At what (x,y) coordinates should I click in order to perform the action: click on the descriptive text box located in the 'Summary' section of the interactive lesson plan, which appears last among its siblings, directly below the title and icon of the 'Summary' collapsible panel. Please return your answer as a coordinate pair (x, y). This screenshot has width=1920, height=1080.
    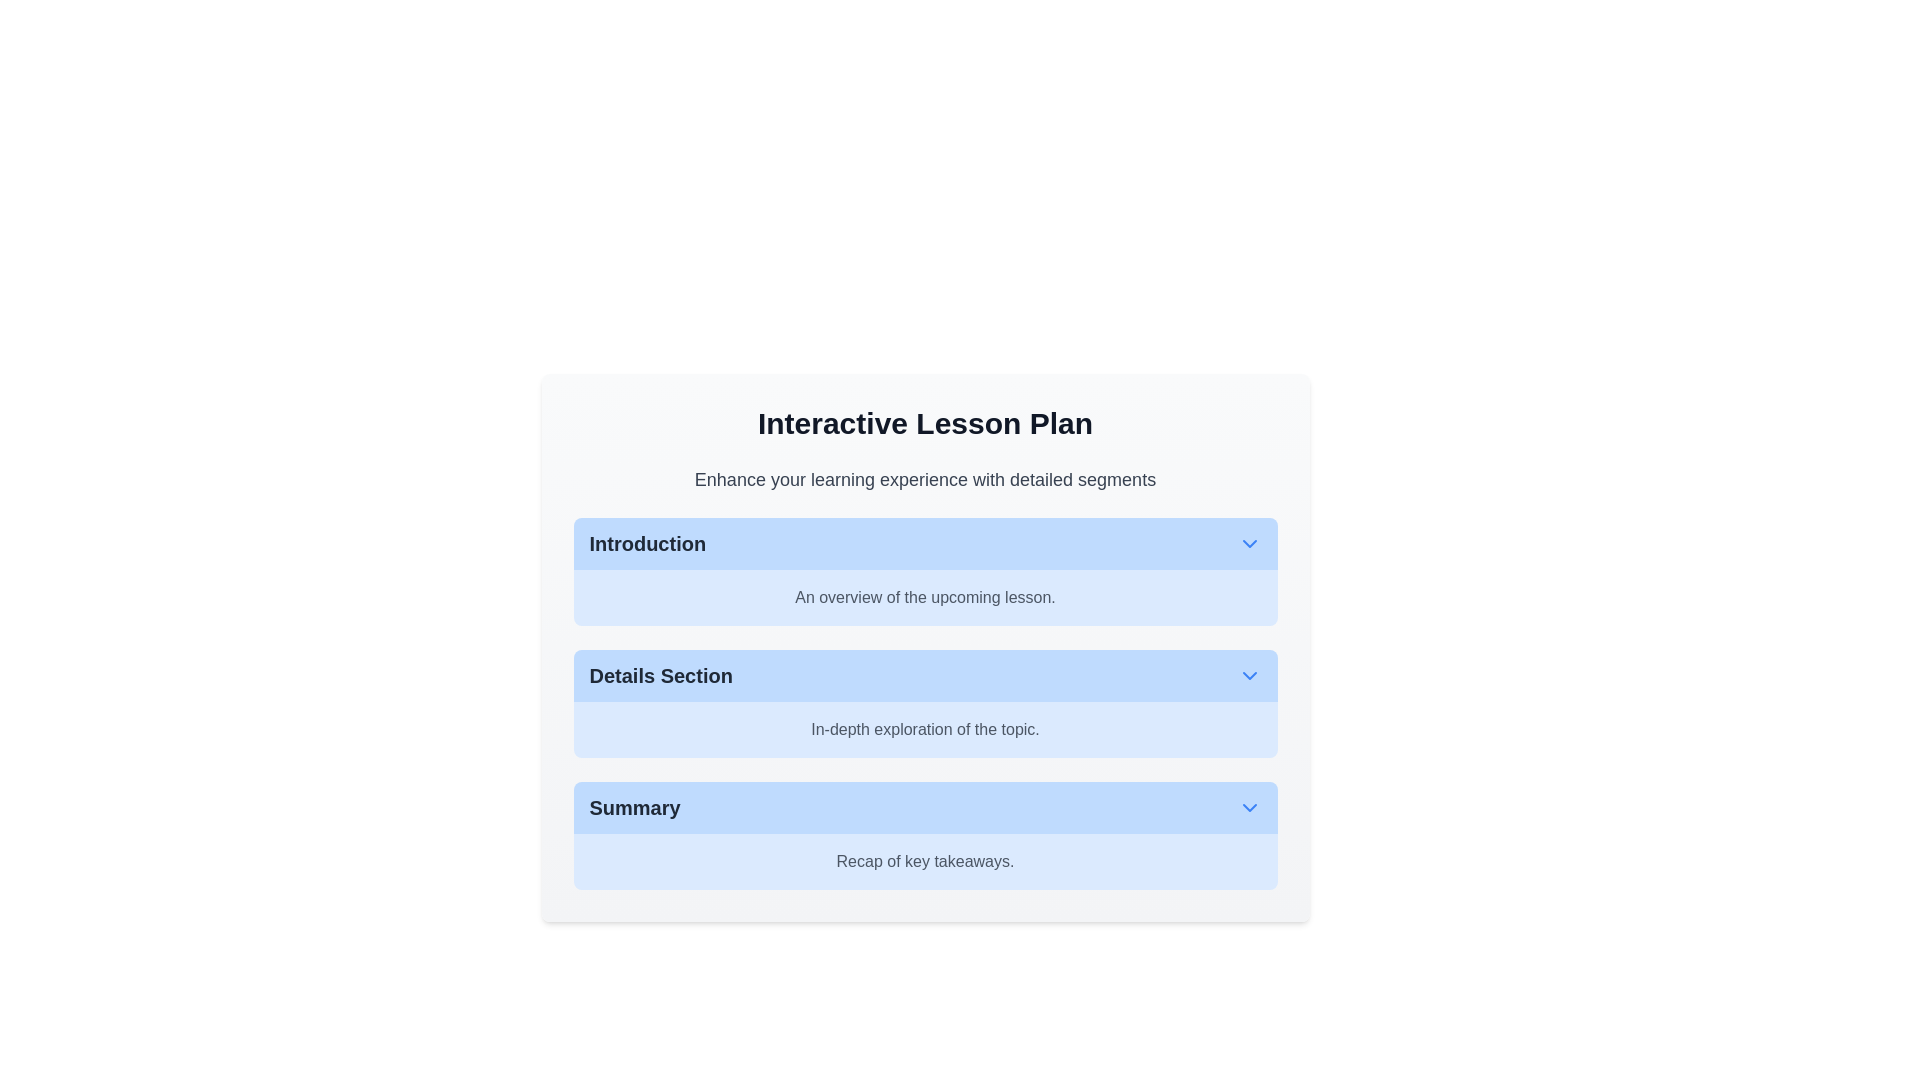
    Looking at the image, I should click on (924, 860).